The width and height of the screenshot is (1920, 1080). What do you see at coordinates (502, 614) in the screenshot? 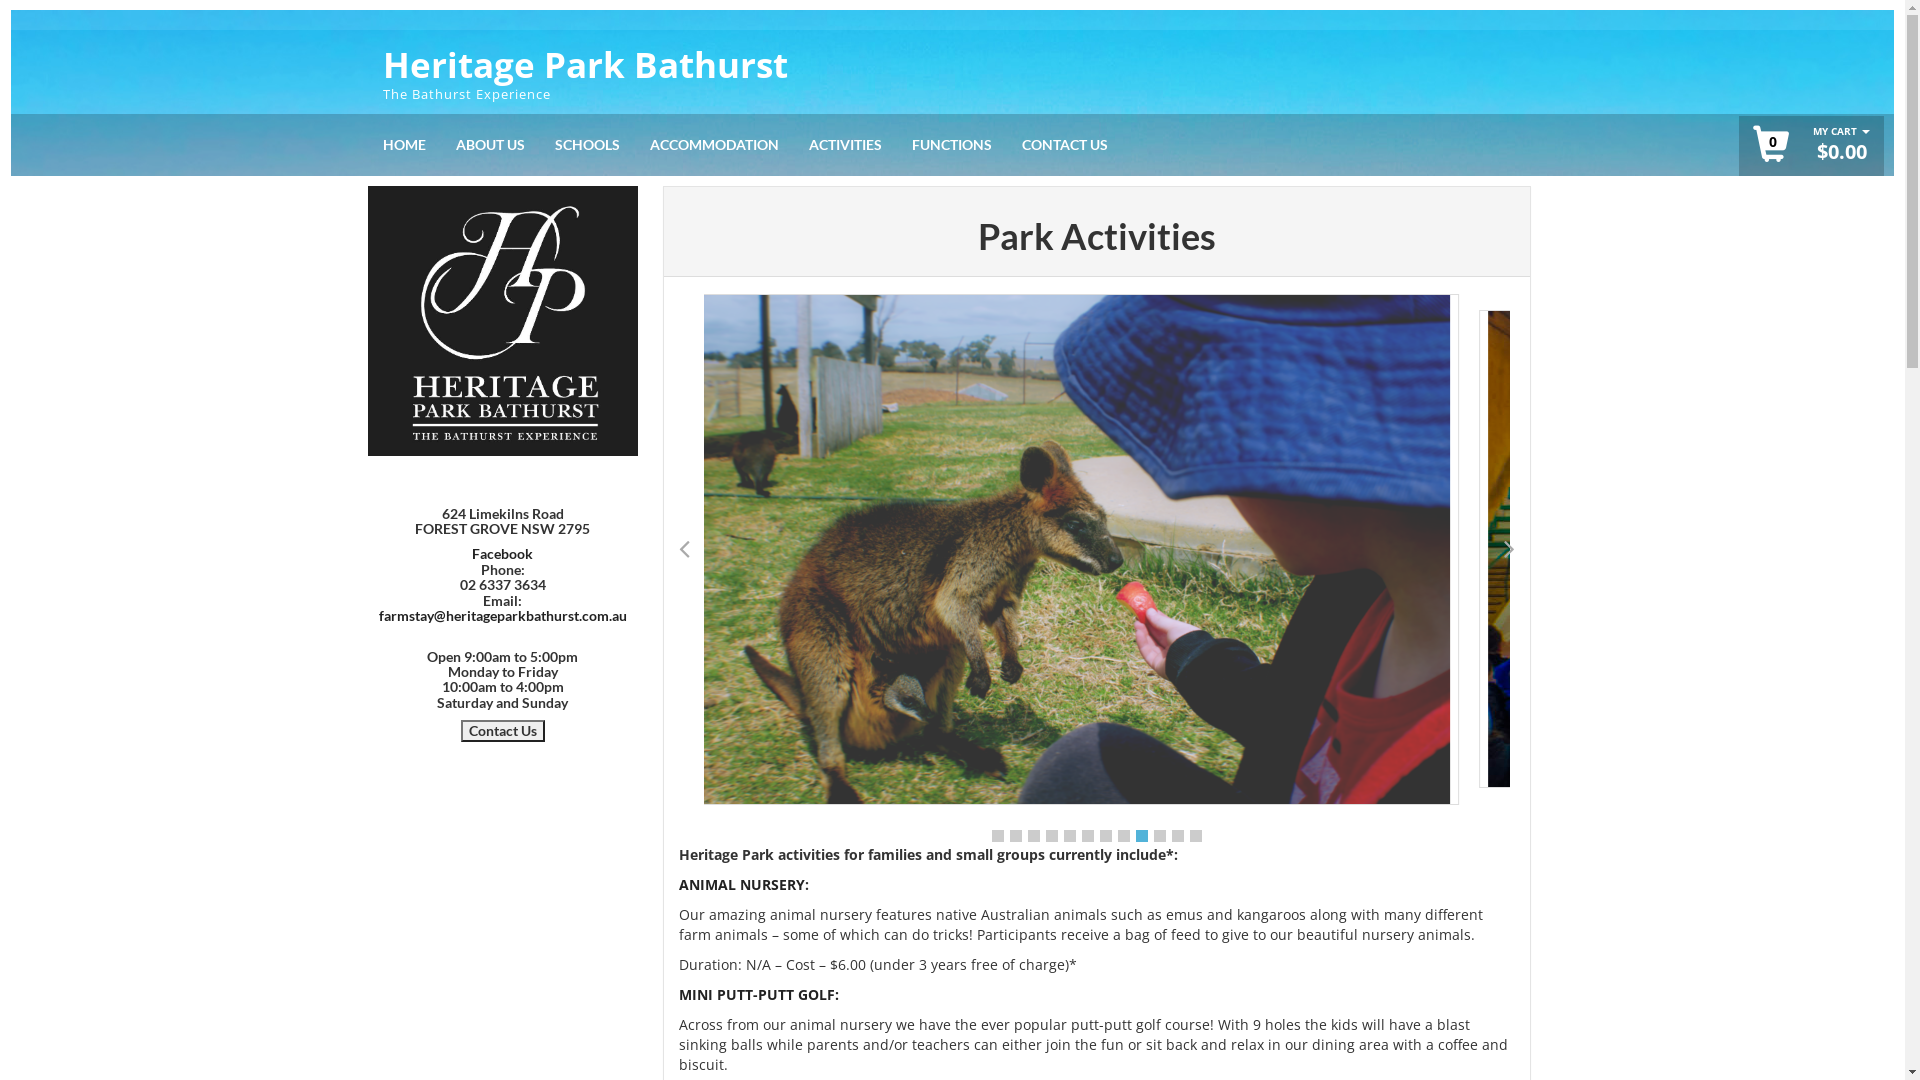
I see `'farmstay@heritageparkbathurst.com.au'` at bounding box center [502, 614].